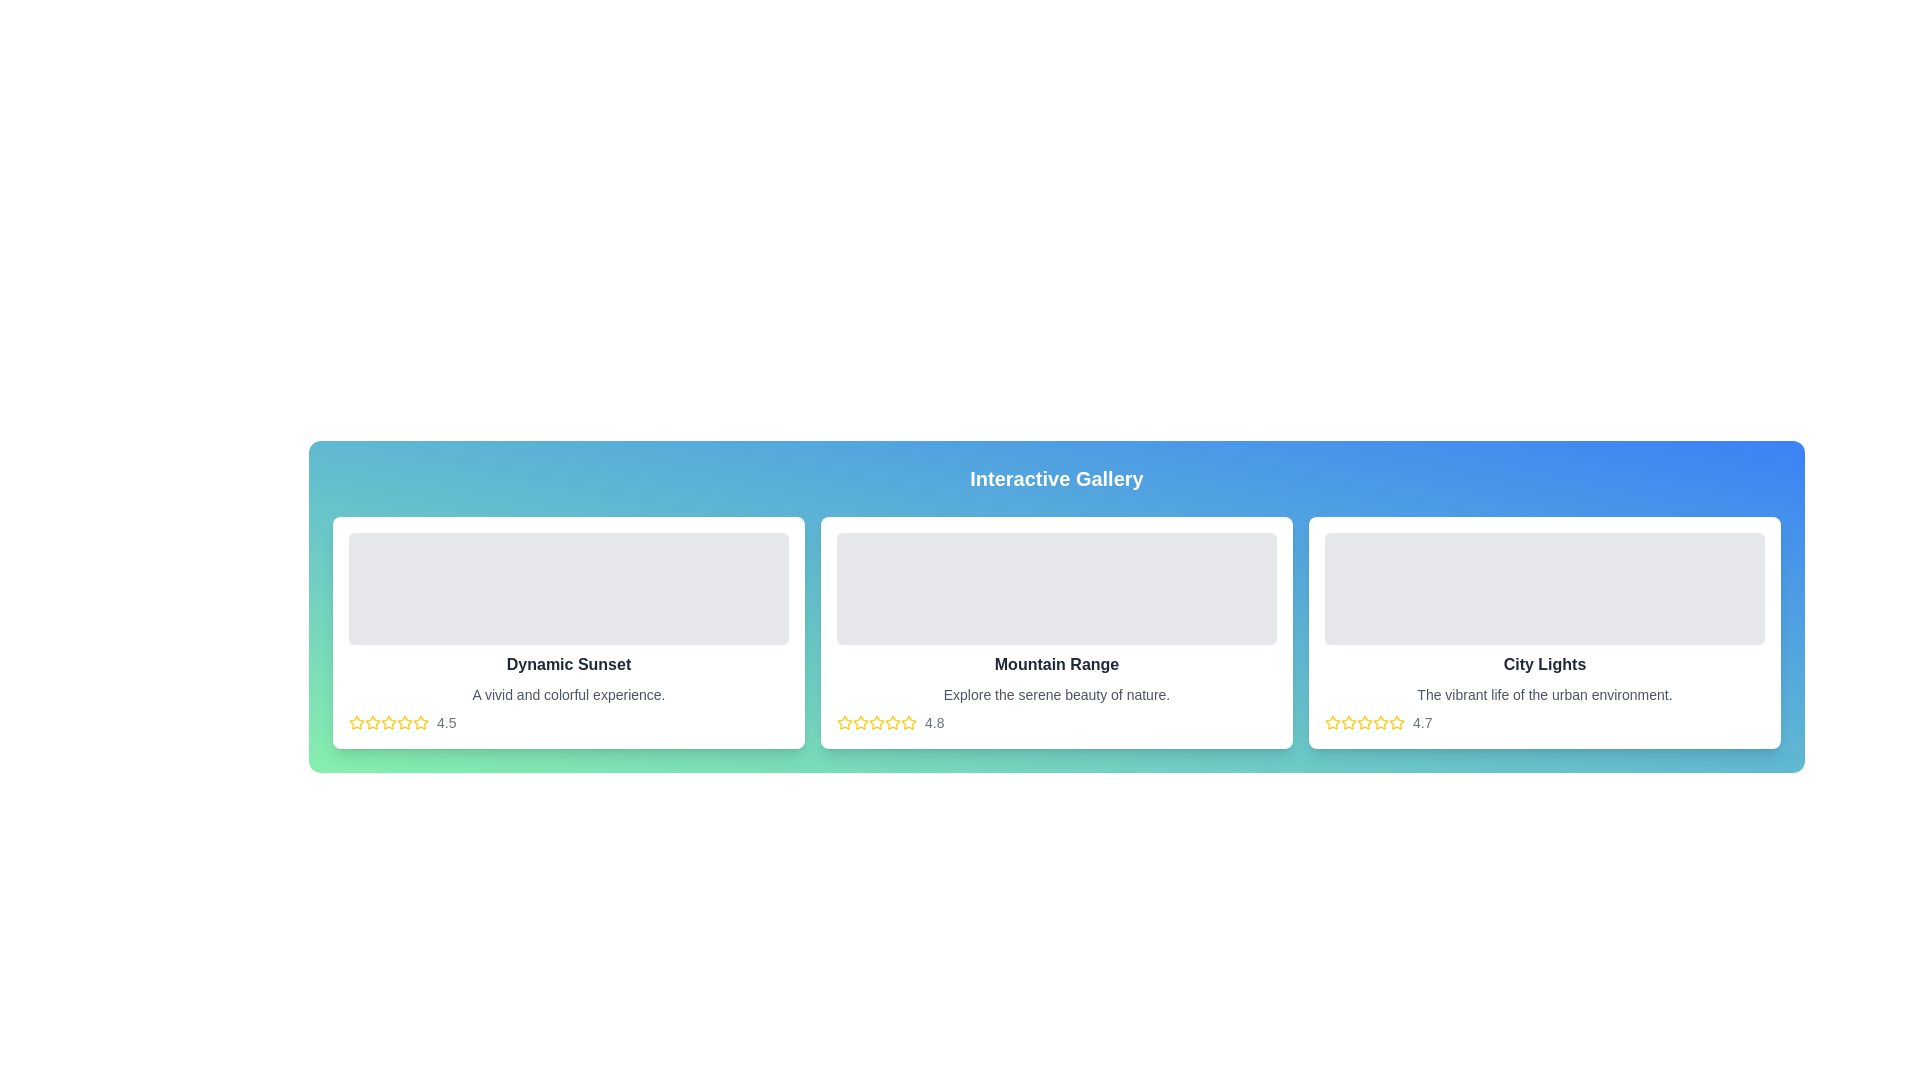 Image resolution: width=1920 pixels, height=1080 pixels. Describe the element at coordinates (356, 722) in the screenshot. I see `the first yellow star rating icon located in the 'Dynamic Sunset' section to rate it` at that location.